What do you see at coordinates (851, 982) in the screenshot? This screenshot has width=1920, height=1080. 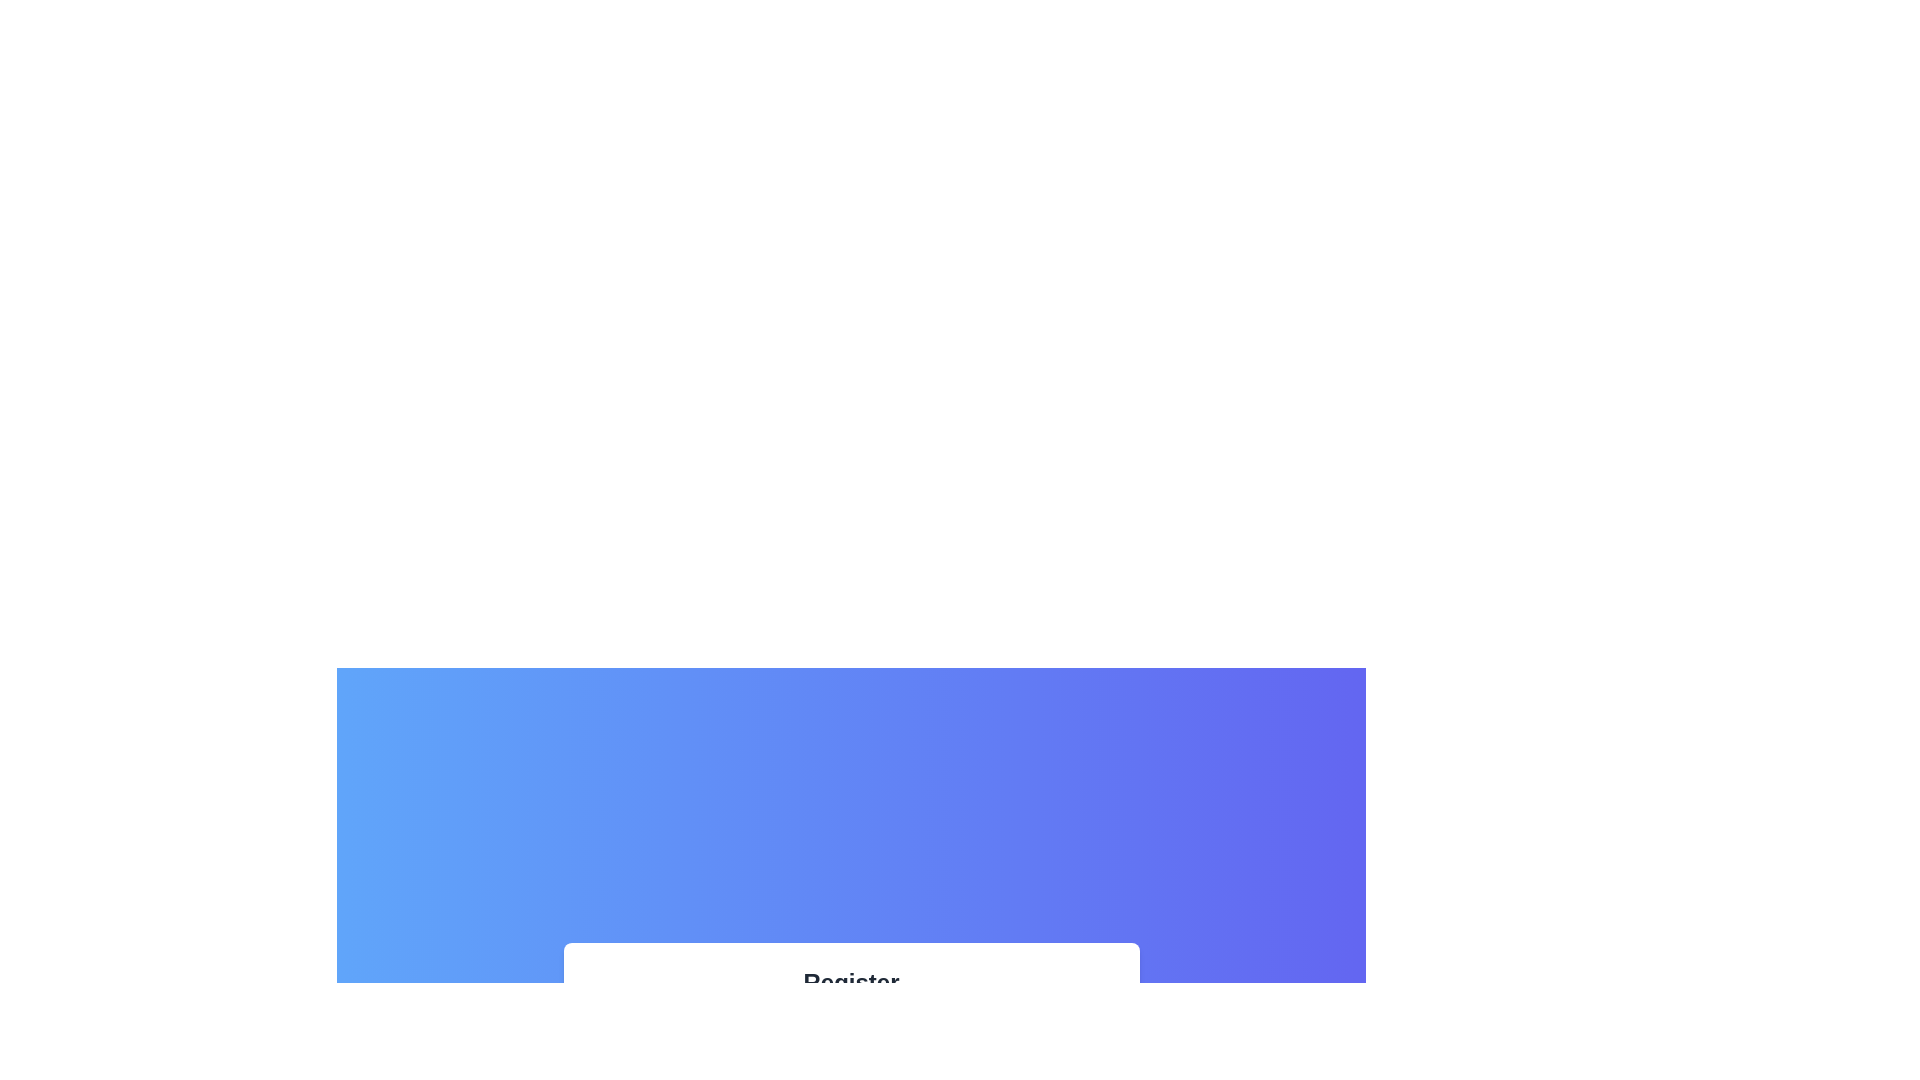 I see `text from the header element that serves as a section title for the form, providing context about its purpose` at bounding box center [851, 982].